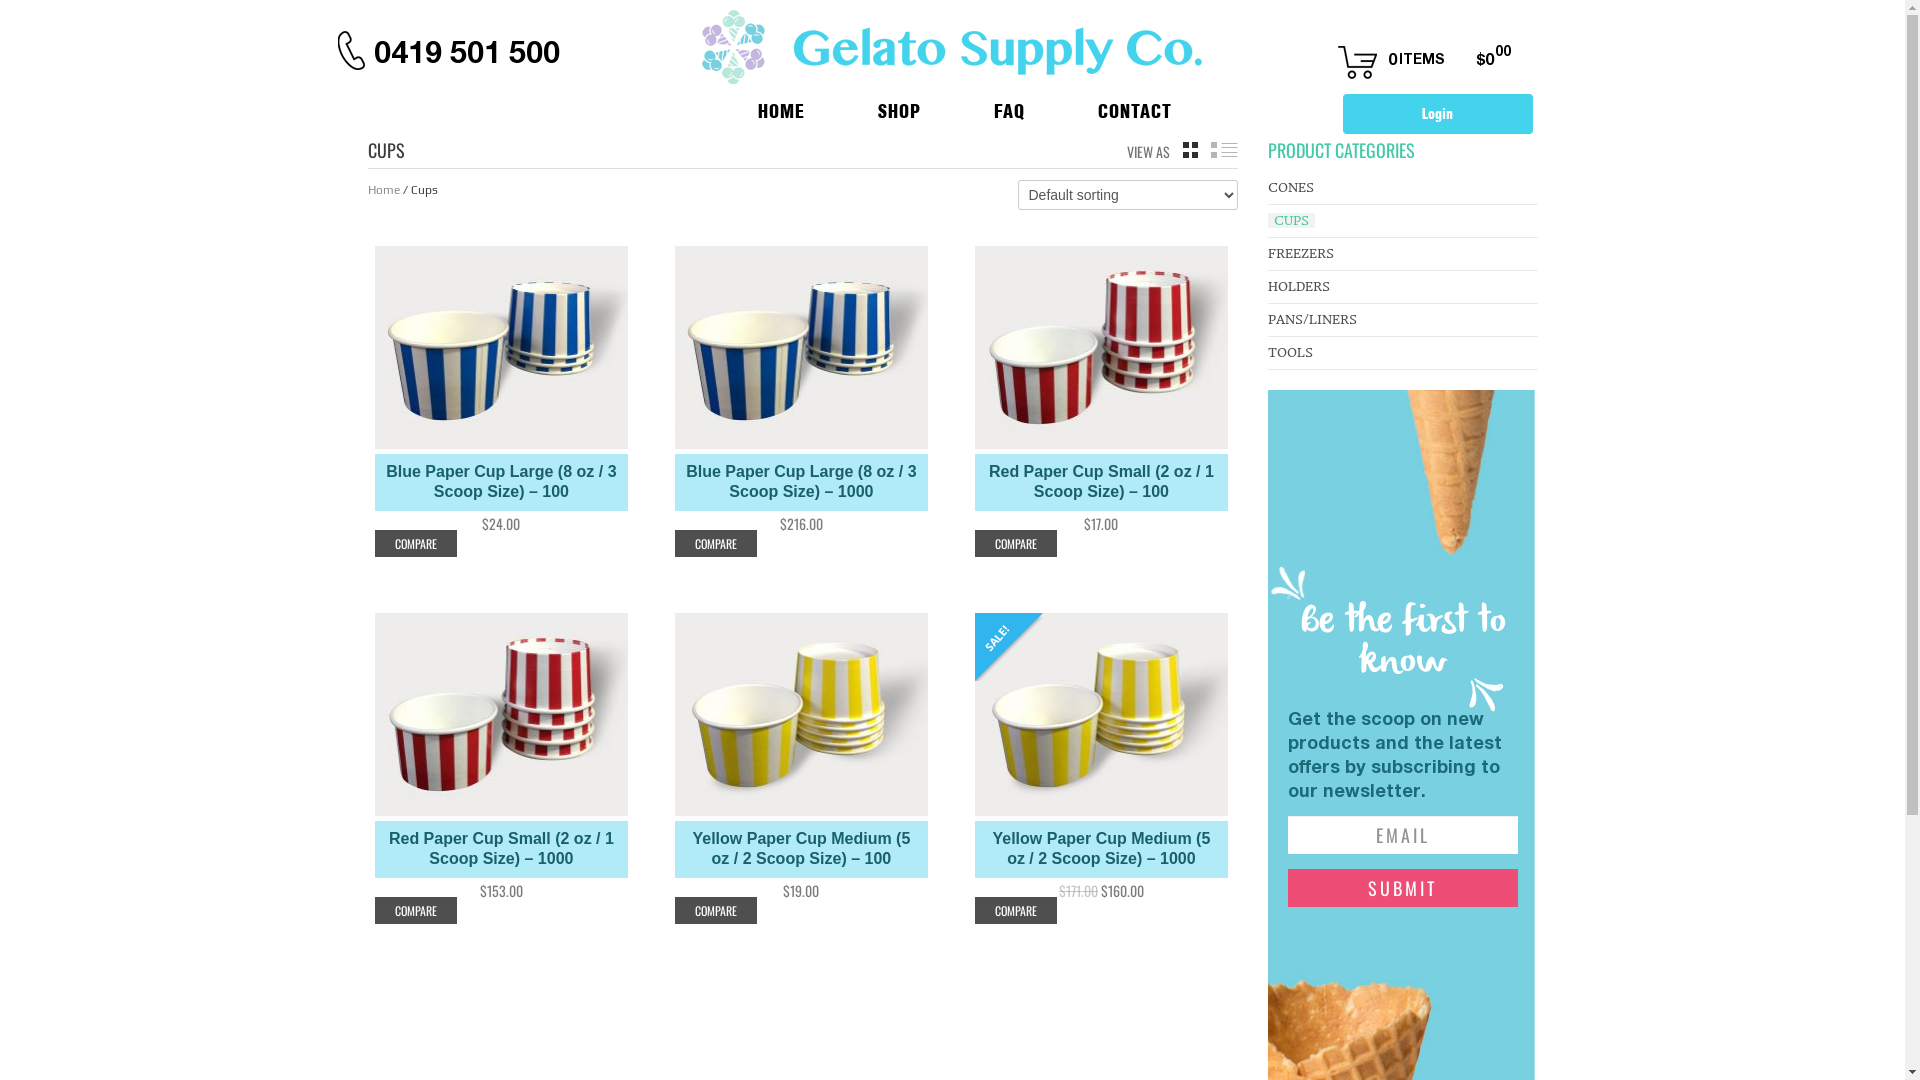 The width and height of the screenshot is (1920, 1080). Describe the element at coordinates (1189, 149) in the screenshot. I see `'GRID'` at that location.